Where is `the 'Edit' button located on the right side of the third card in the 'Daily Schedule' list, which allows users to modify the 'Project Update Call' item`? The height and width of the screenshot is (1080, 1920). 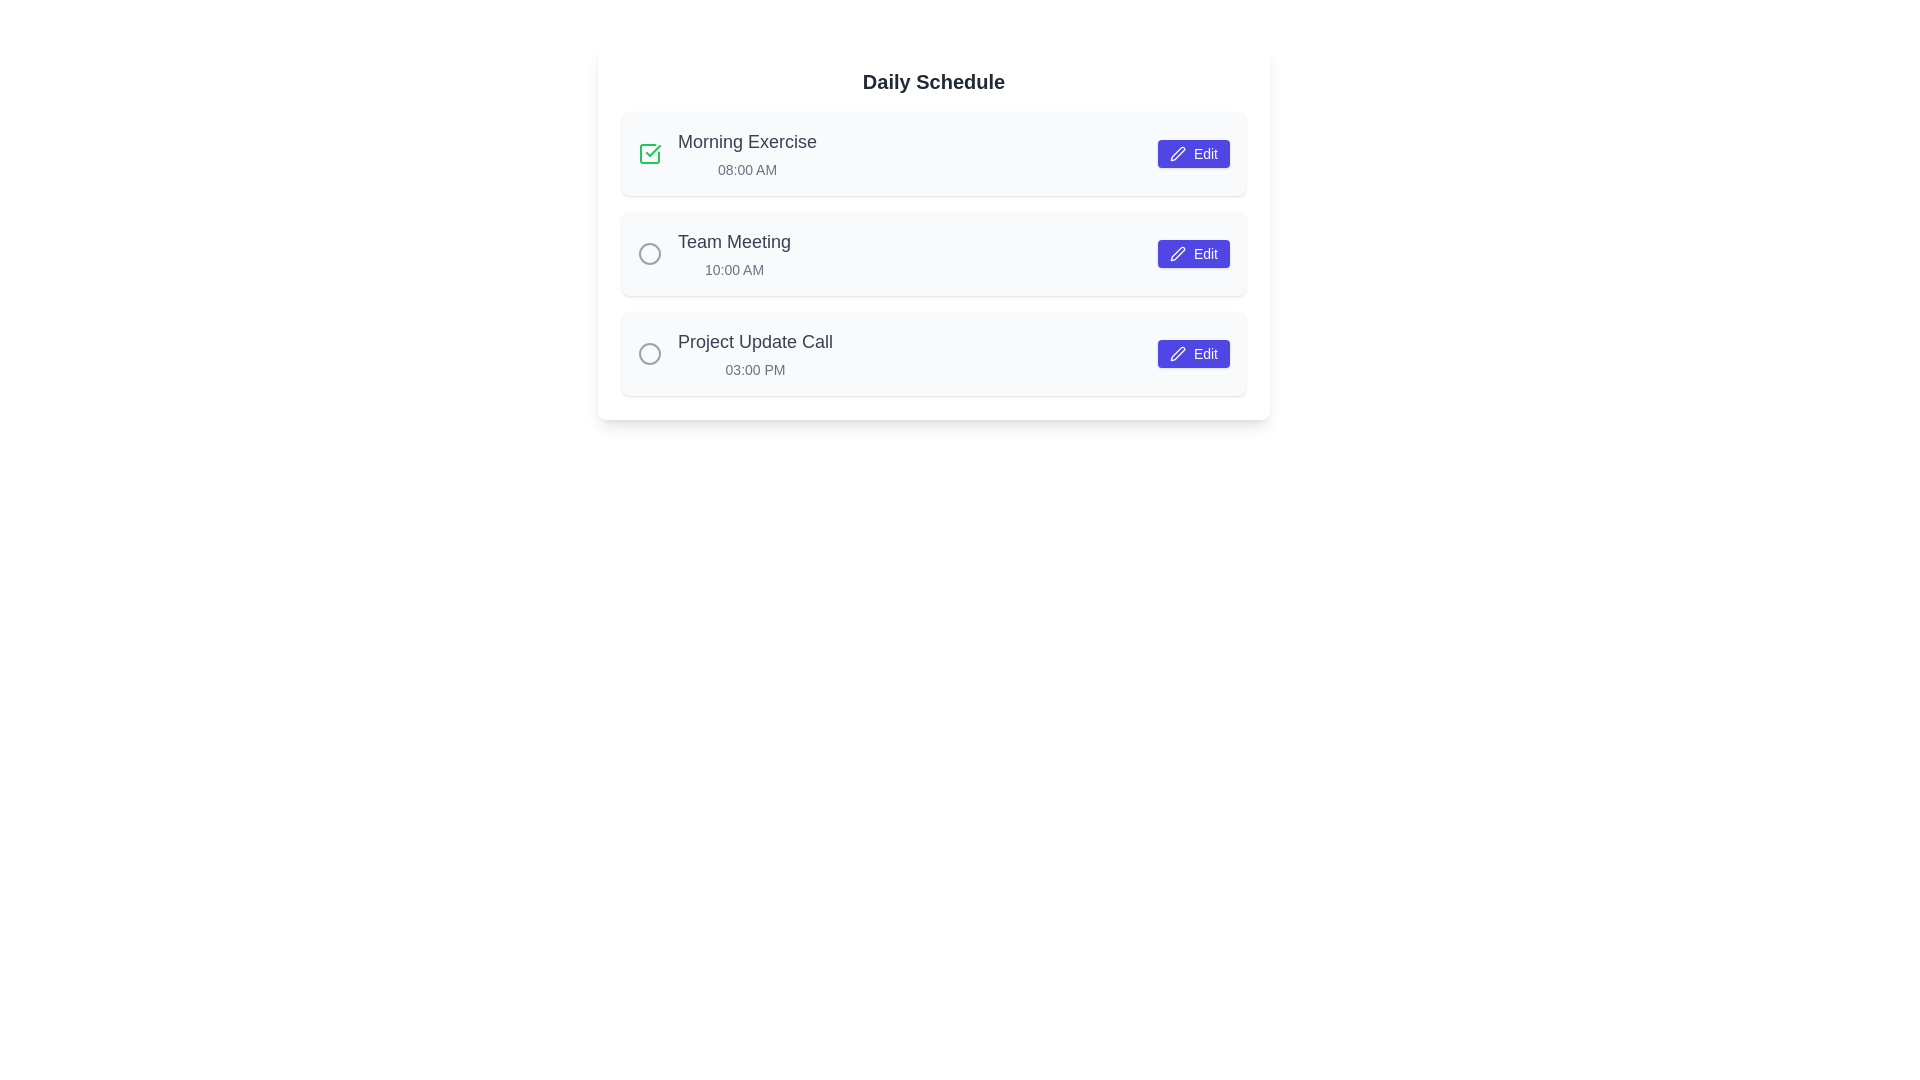
the 'Edit' button located on the right side of the third card in the 'Daily Schedule' list, which allows users to modify the 'Project Update Call' item is located at coordinates (1193, 353).